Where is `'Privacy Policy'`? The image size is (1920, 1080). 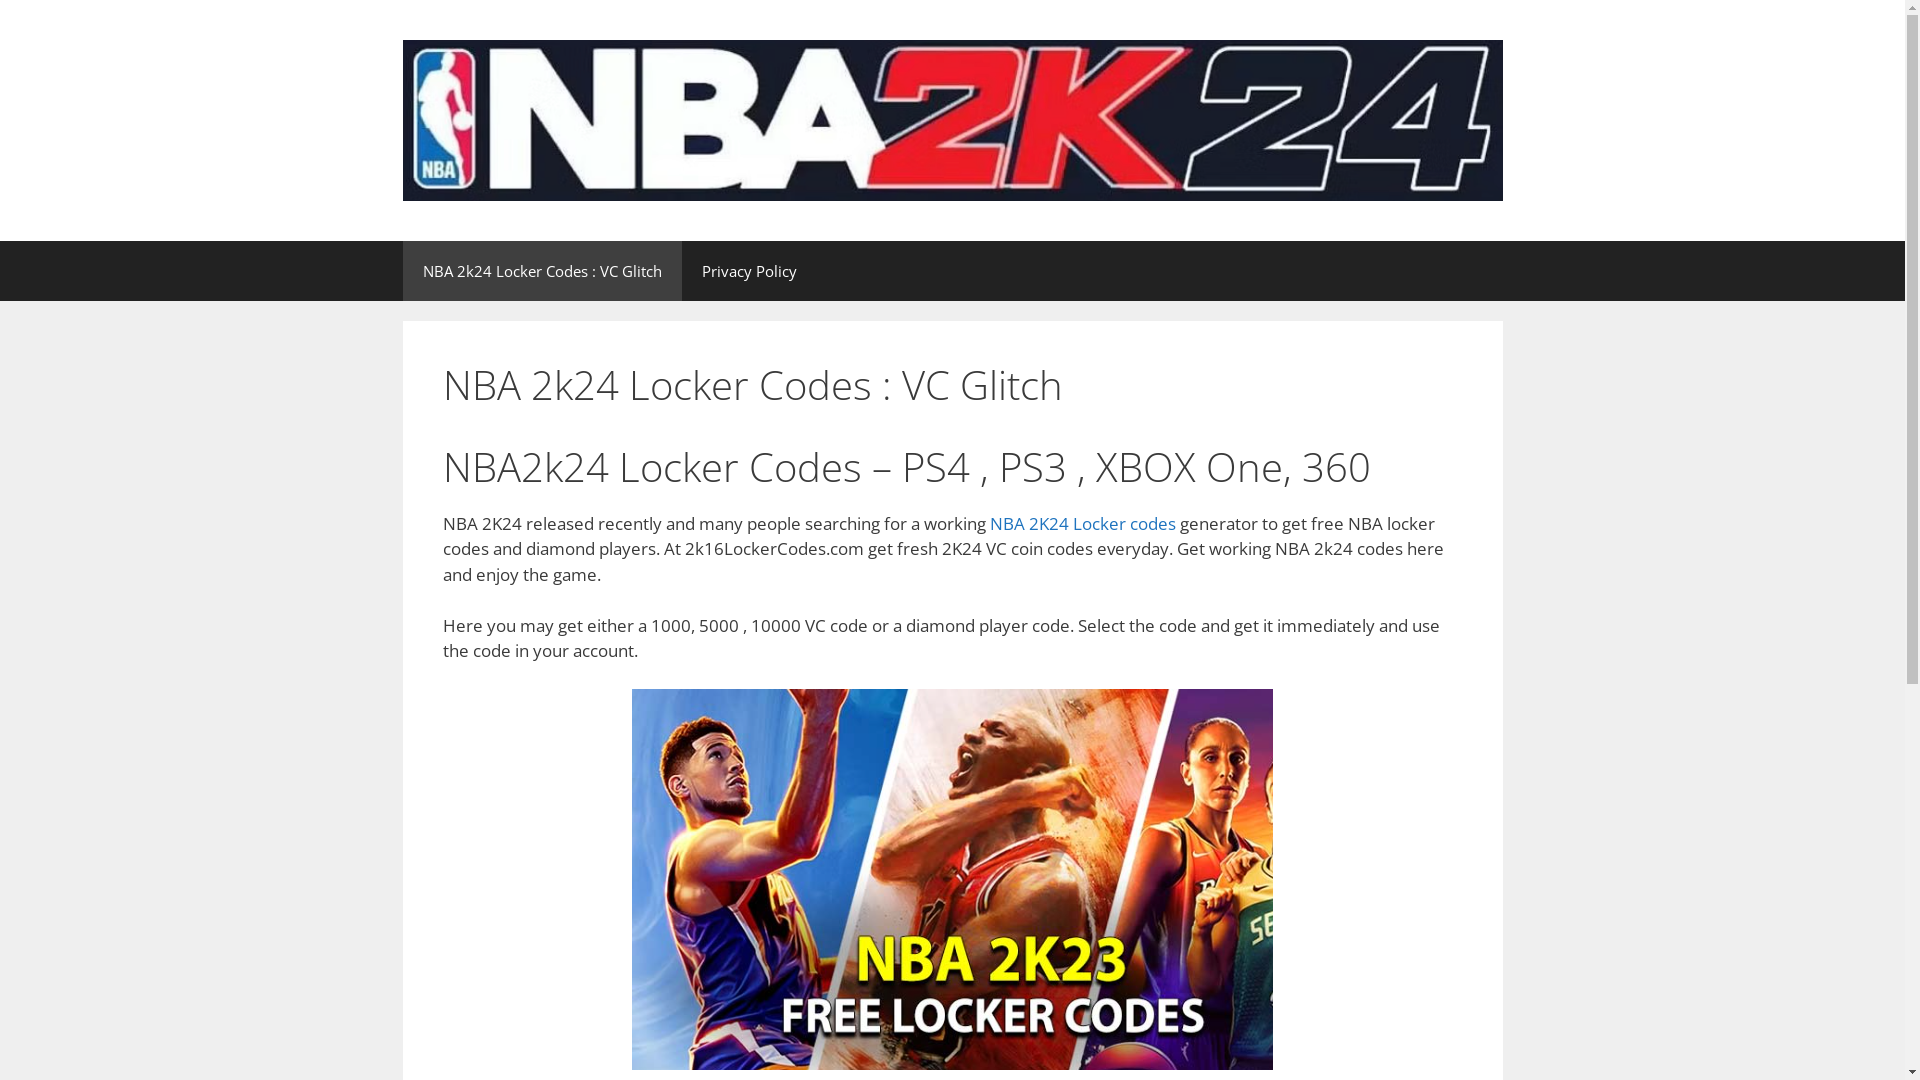 'Privacy Policy' is located at coordinates (748, 270).